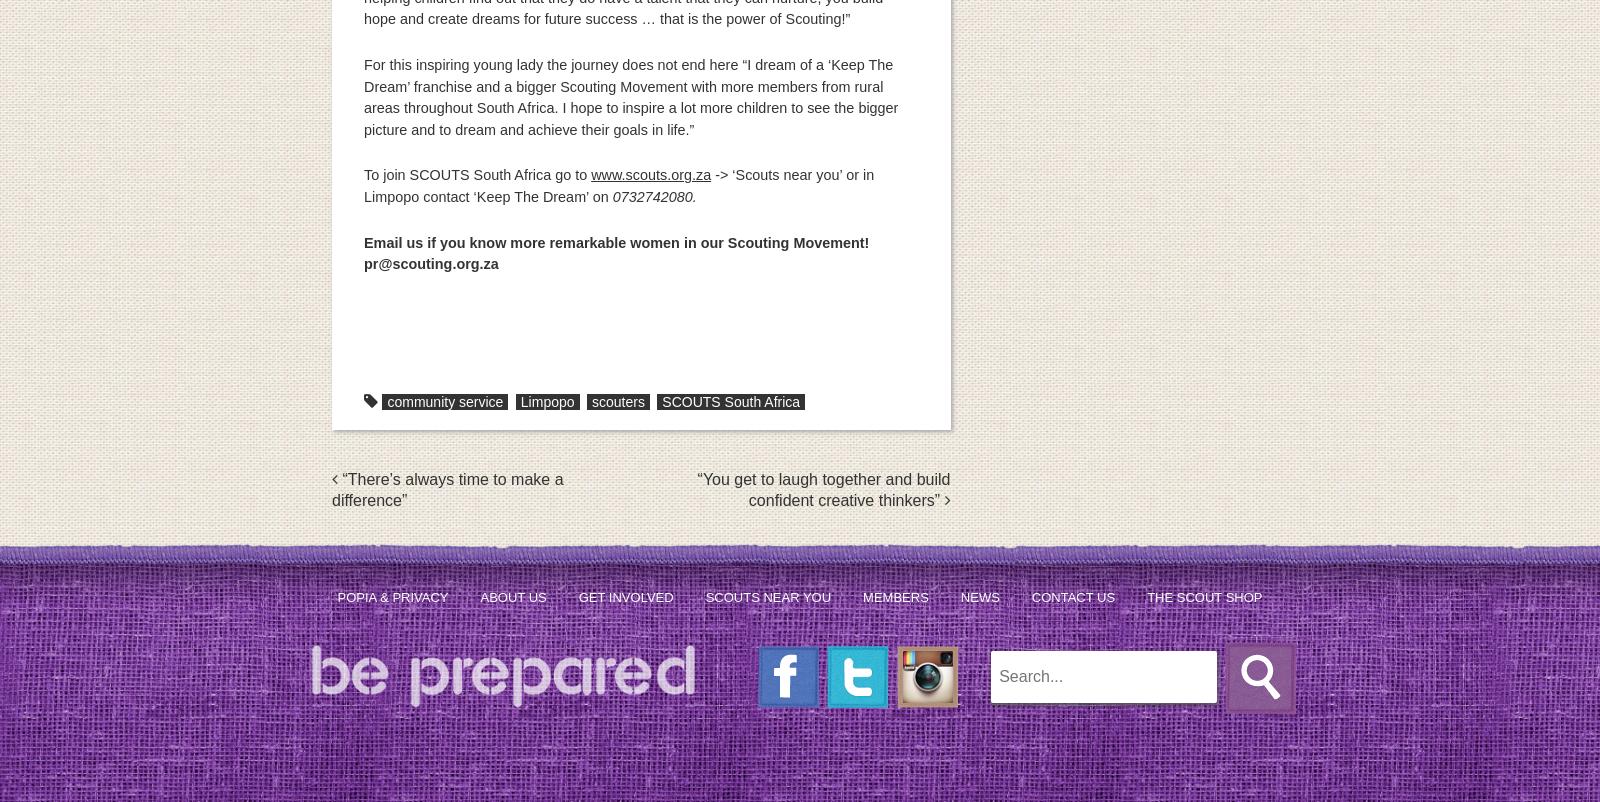 The width and height of the screenshot is (1600, 802). I want to click on 'Post navigation', so click(426, 487).